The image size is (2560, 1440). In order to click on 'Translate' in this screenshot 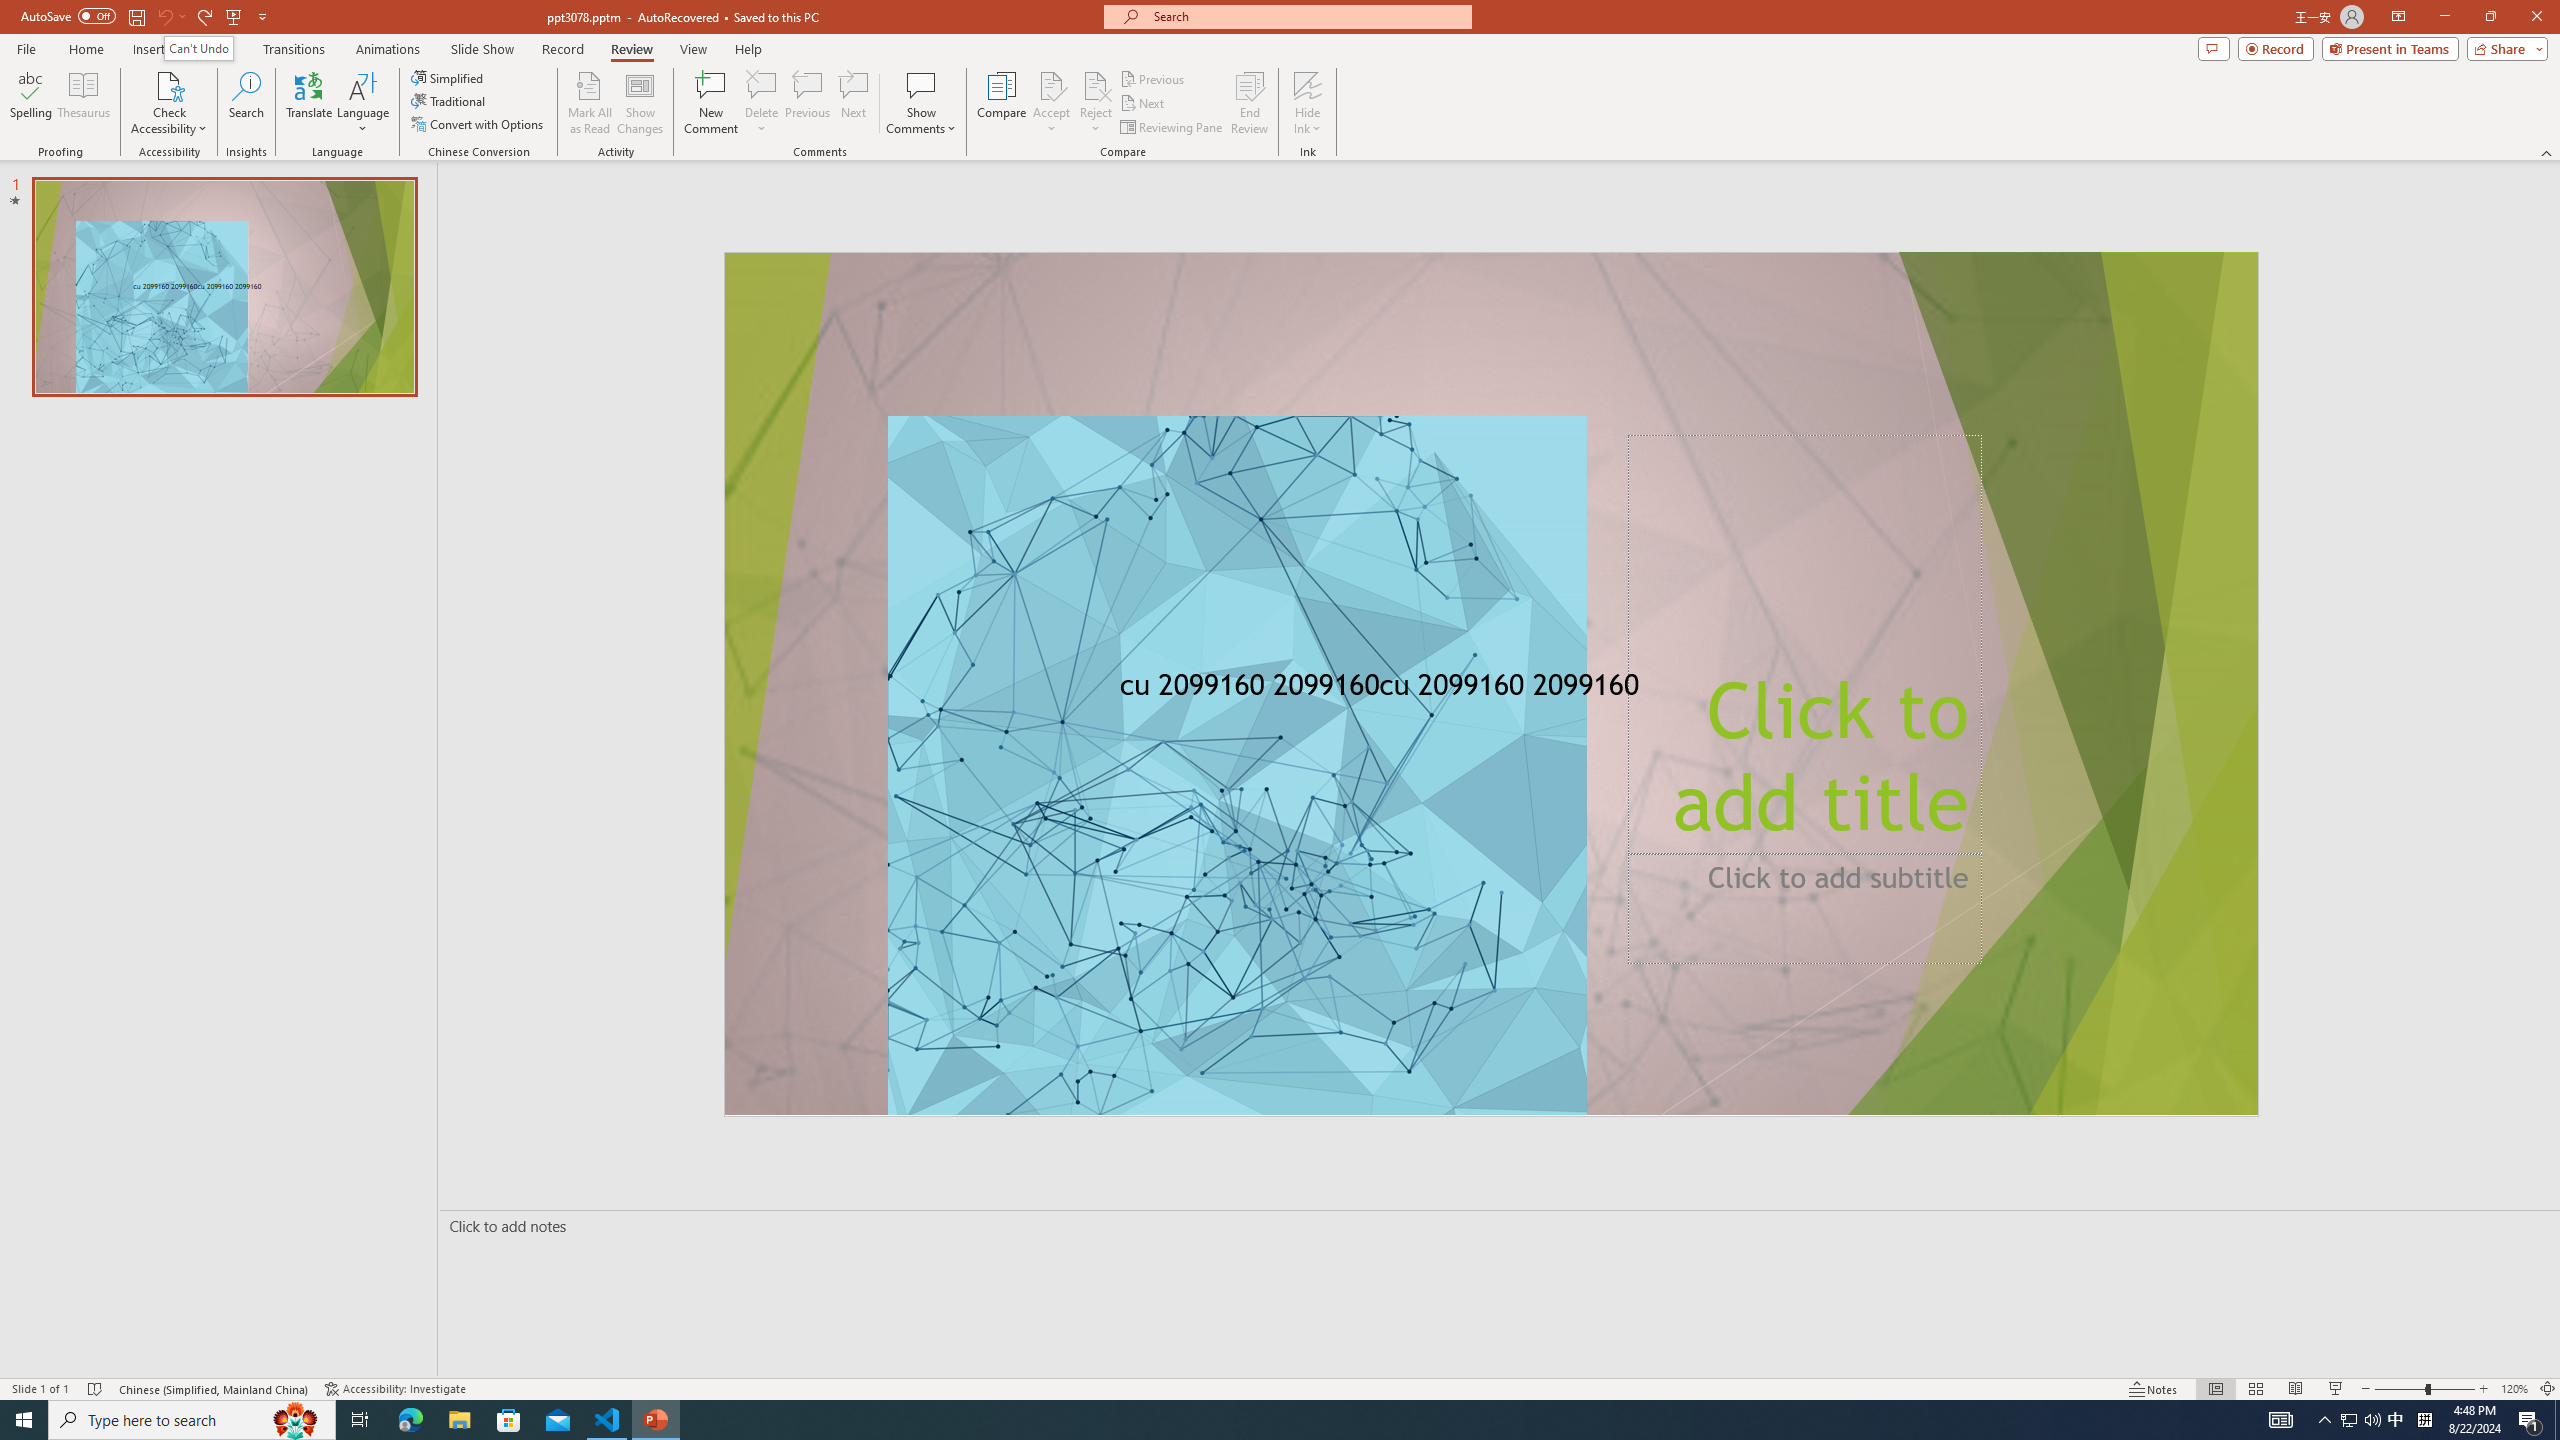, I will do `click(309, 103)`.